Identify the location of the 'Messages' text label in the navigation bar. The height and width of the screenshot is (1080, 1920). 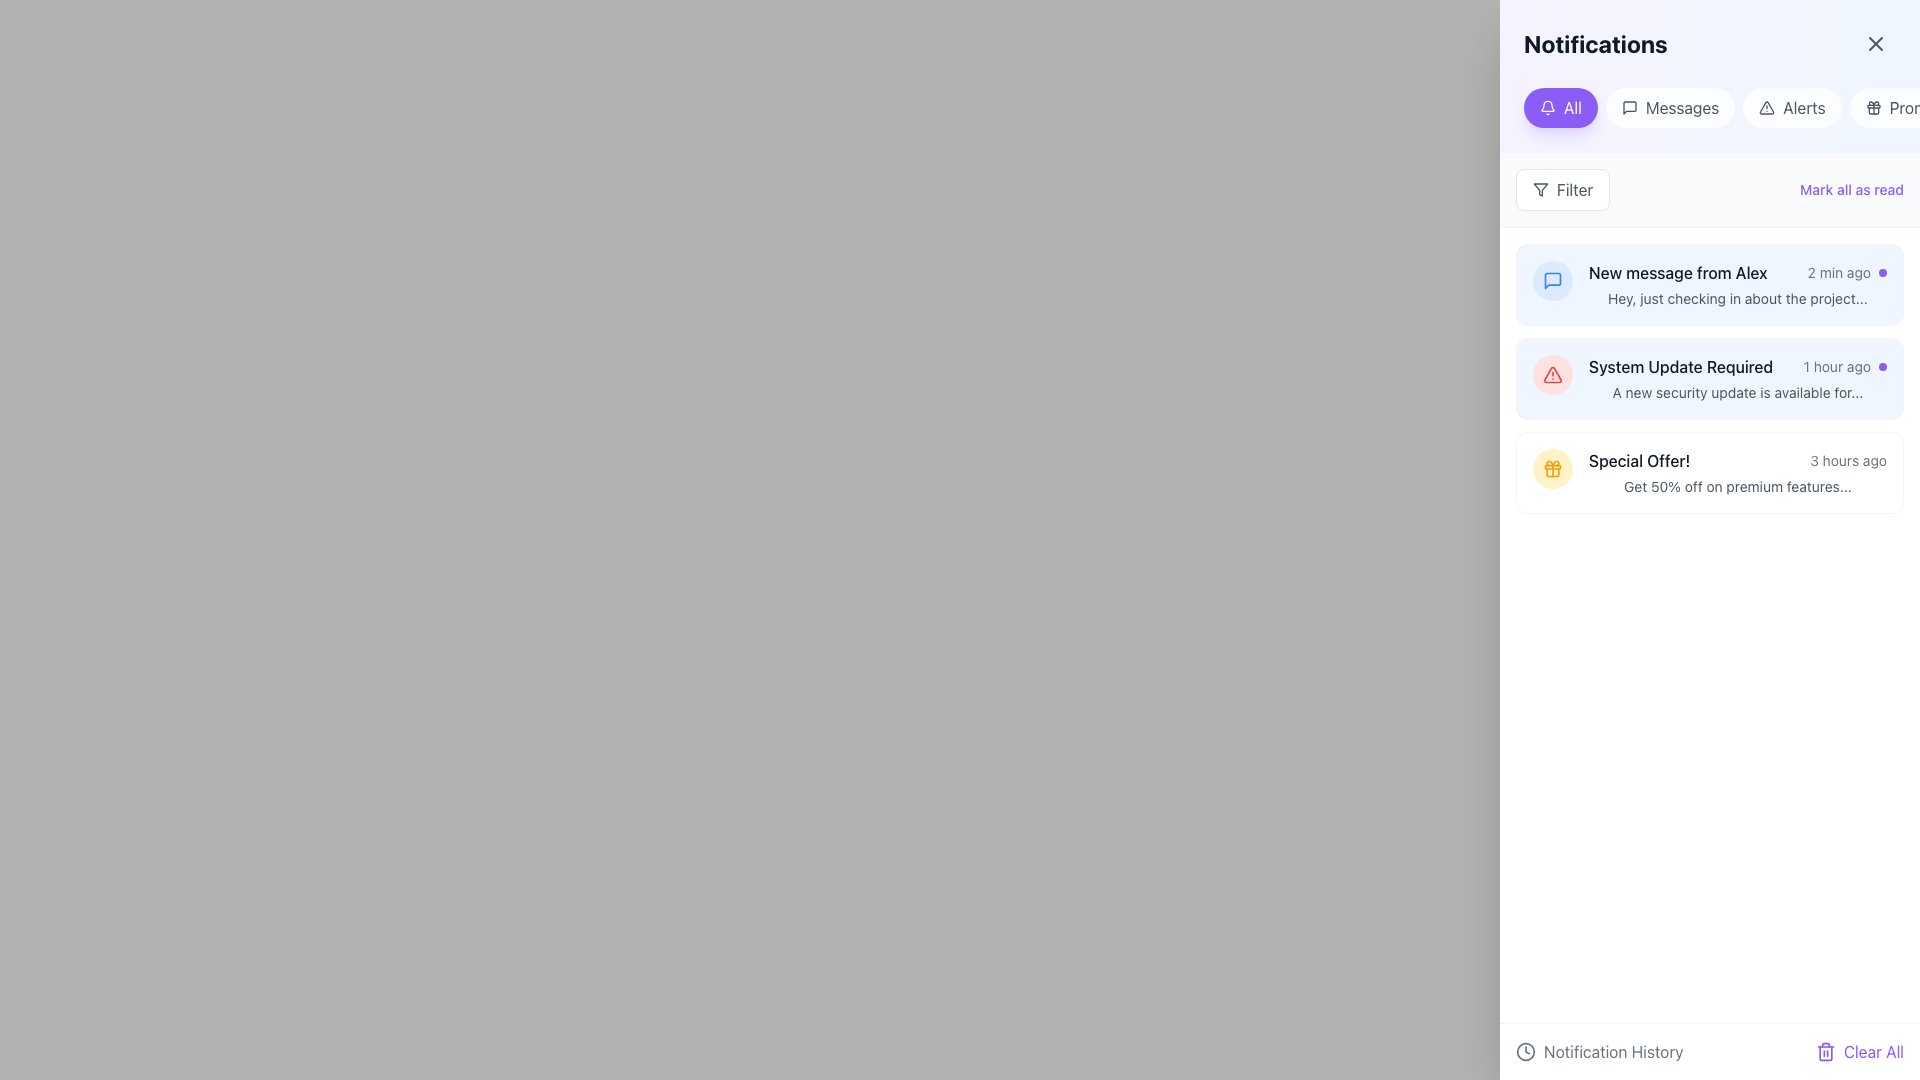
(1681, 108).